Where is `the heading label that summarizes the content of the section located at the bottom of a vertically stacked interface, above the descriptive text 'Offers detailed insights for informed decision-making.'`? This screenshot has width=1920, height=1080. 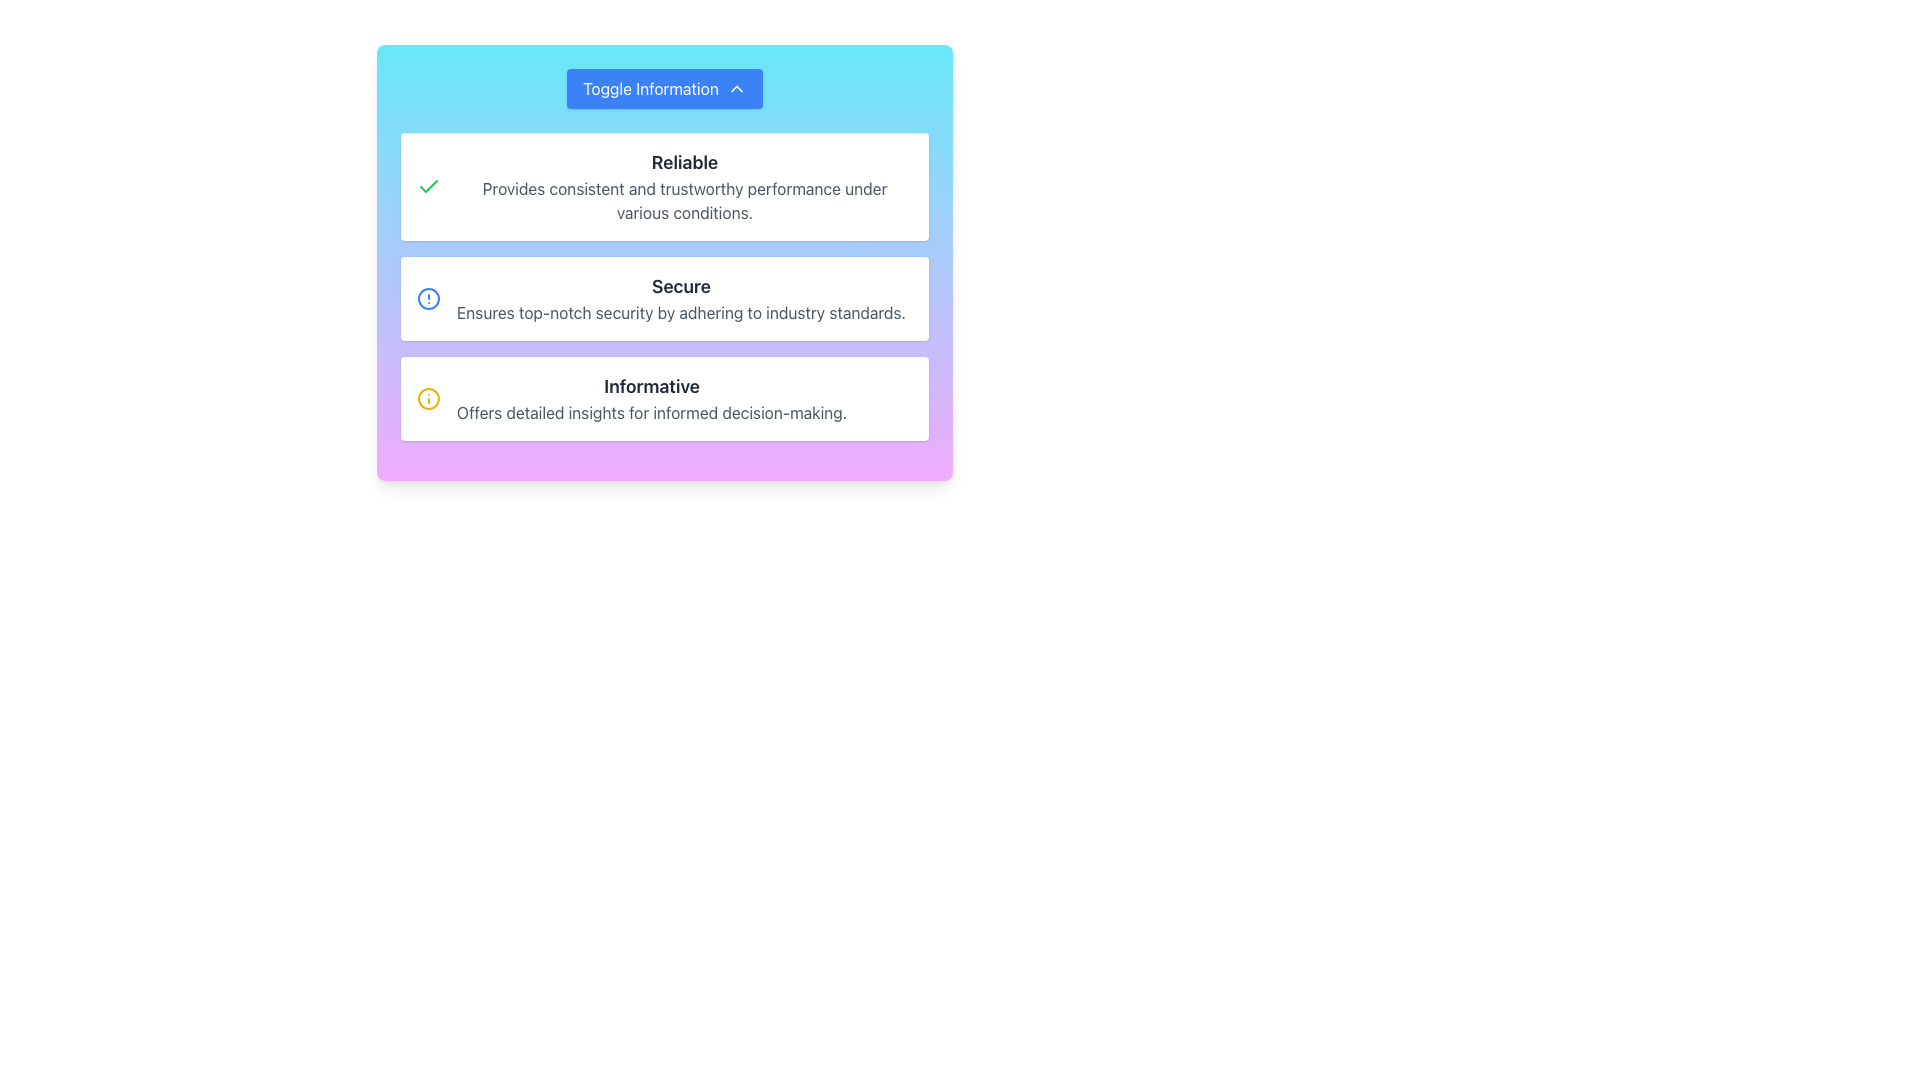
the heading label that summarizes the content of the section located at the bottom of a vertically stacked interface, above the descriptive text 'Offers detailed insights for informed decision-making.' is located at coordinates (652, 386).